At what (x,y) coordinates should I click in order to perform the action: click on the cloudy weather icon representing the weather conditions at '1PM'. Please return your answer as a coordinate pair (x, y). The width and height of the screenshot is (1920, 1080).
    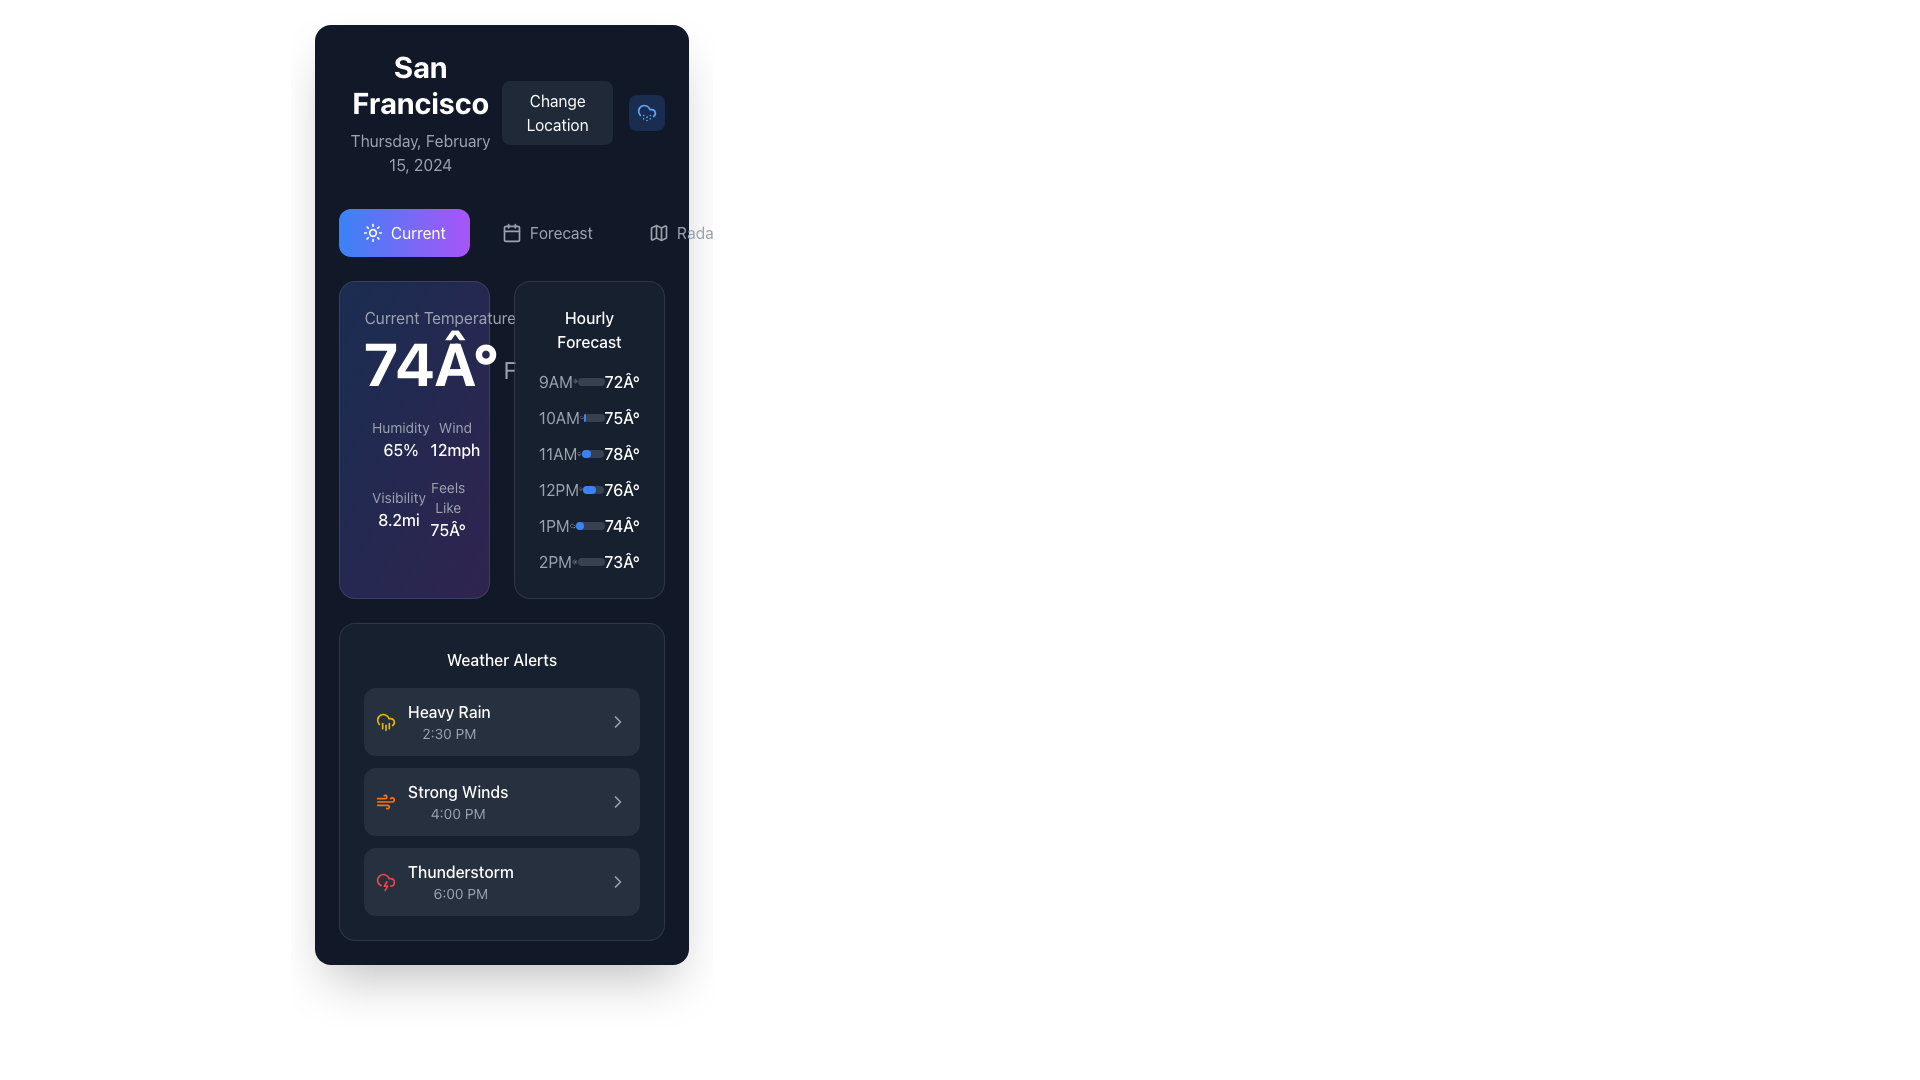
    Looking at the image, I should click on (571, 524).